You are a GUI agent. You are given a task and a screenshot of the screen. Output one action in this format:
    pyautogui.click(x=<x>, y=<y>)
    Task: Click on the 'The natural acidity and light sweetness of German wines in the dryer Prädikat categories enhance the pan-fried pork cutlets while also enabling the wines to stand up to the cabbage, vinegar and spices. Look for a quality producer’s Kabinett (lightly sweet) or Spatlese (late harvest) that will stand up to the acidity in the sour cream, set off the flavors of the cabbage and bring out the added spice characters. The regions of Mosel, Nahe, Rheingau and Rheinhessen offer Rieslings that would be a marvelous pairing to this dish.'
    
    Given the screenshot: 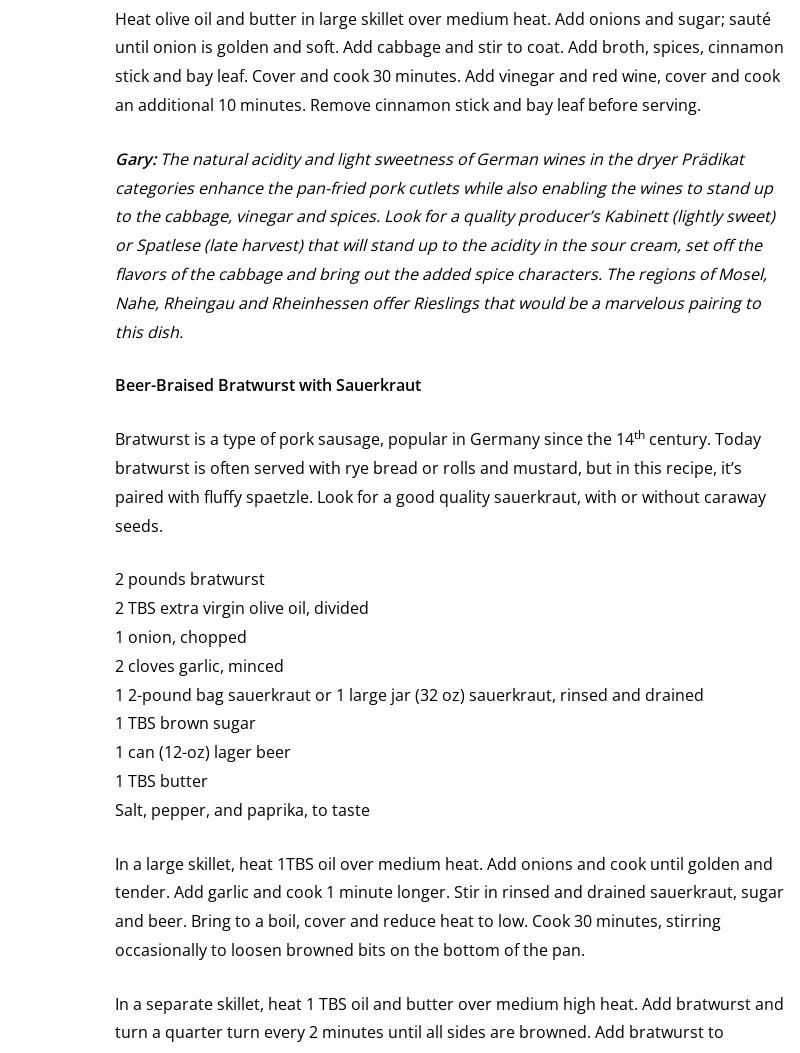 What is the action you would take?
    pyautogui.click(x=113, y=243)
    